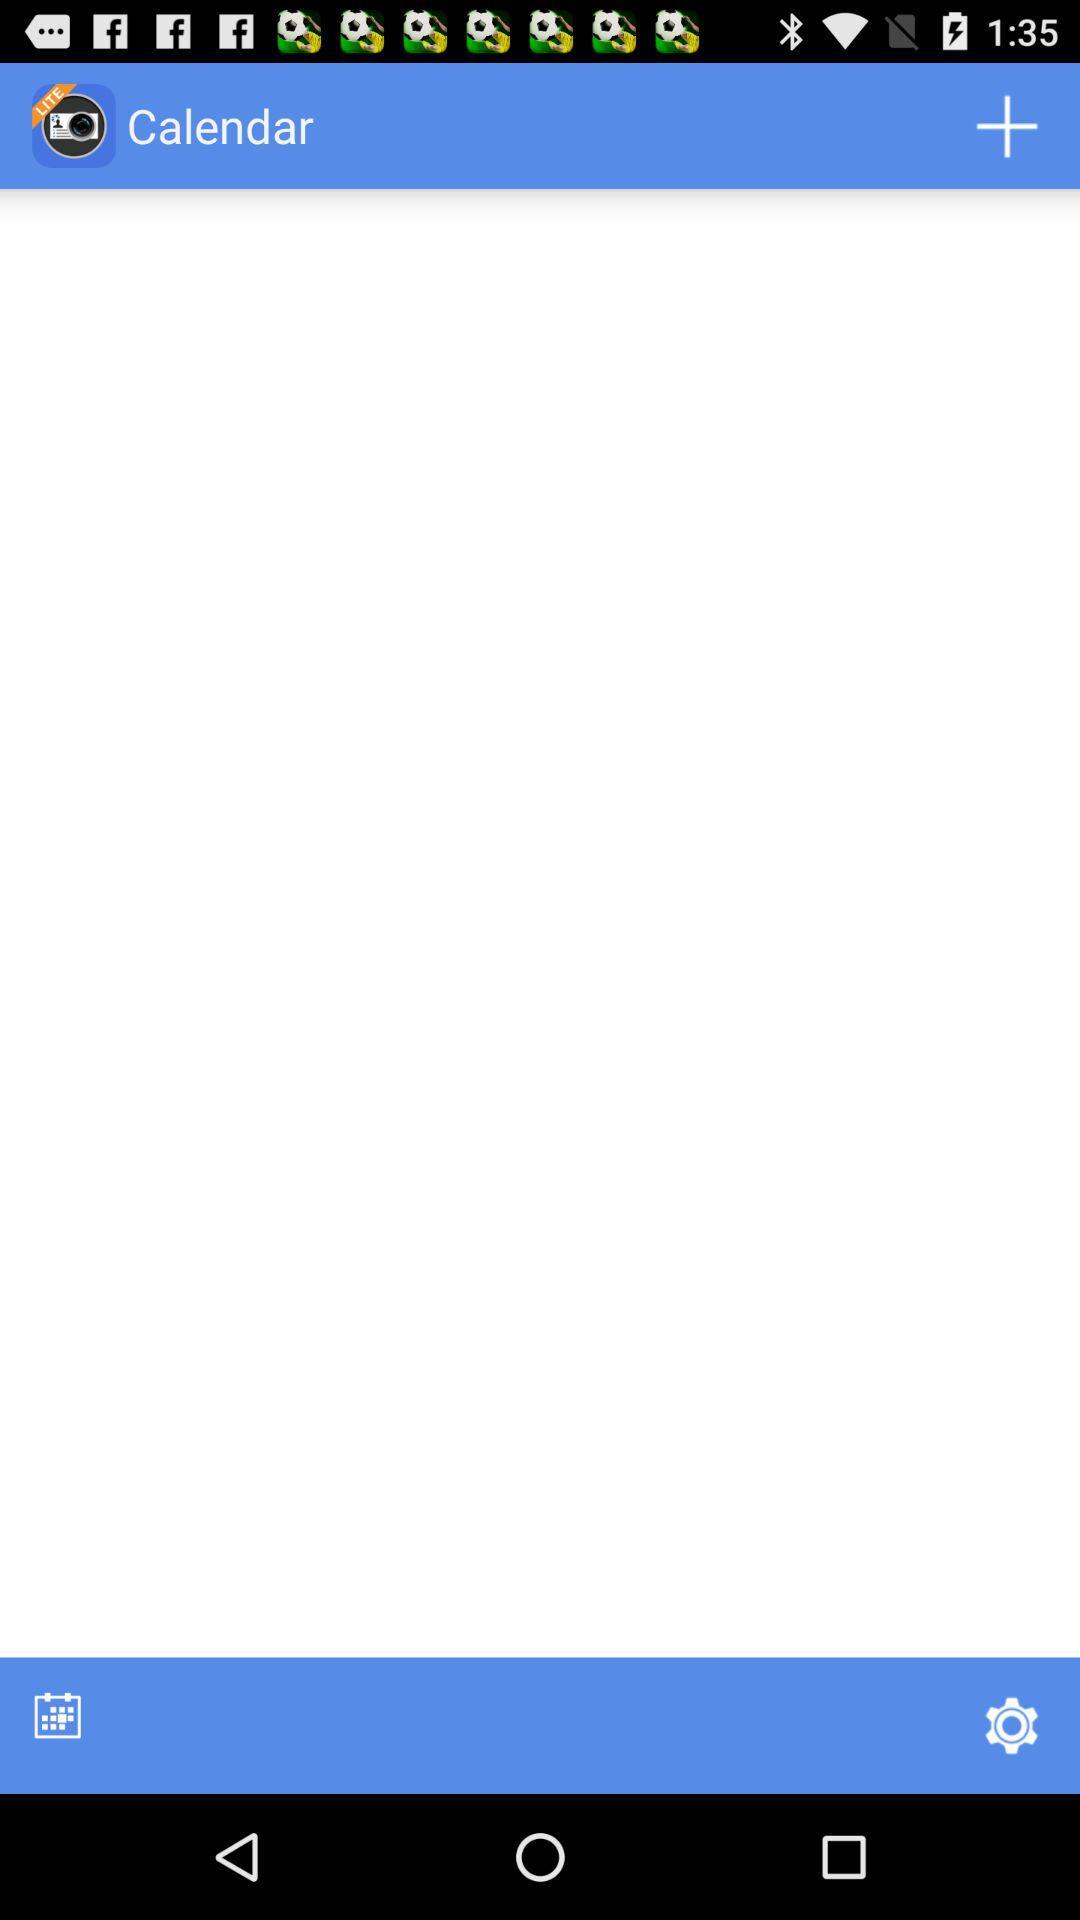  I want to click on the date_range icon, so click(56, 1835).